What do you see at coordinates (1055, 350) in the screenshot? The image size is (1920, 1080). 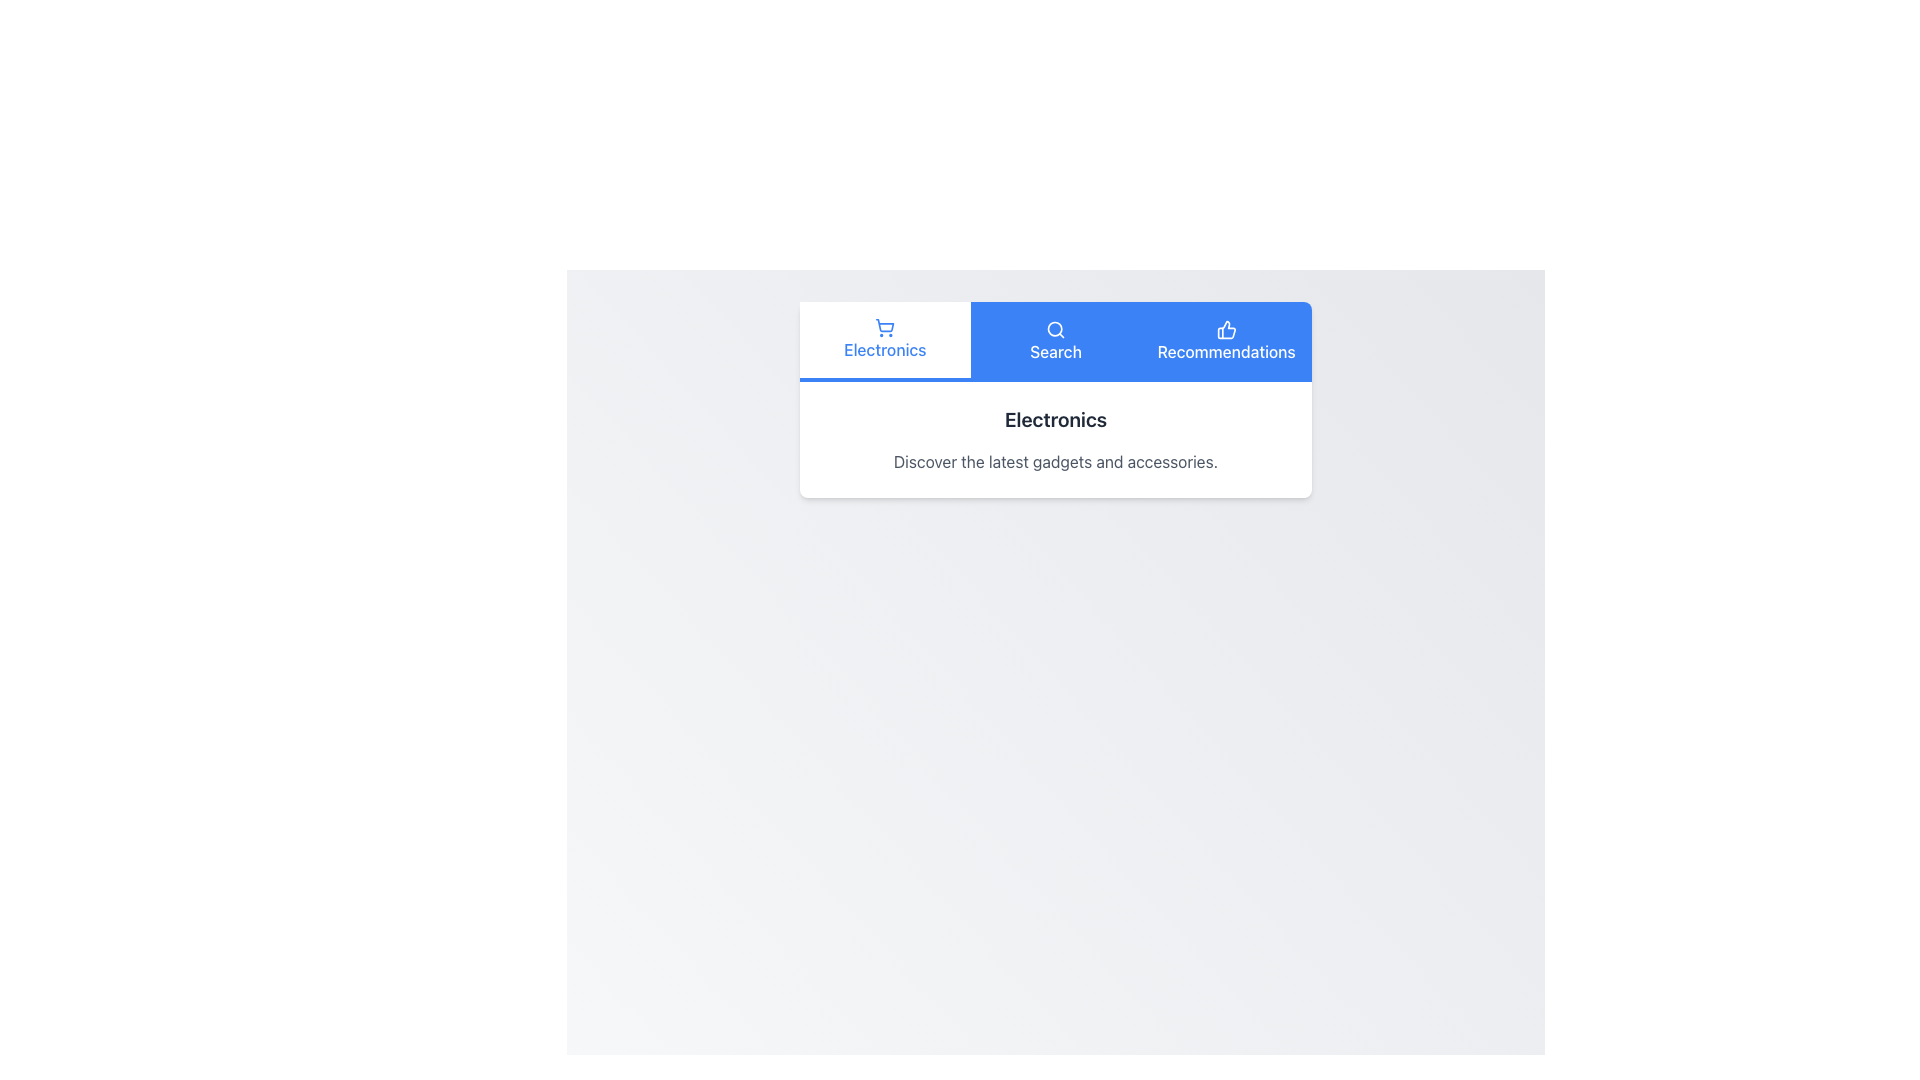 I see `the 'Search' text label, which is displayed in white font on a blue rectangular background, positioned centrally within the navigation menu` at bounding box center [1055, 350].